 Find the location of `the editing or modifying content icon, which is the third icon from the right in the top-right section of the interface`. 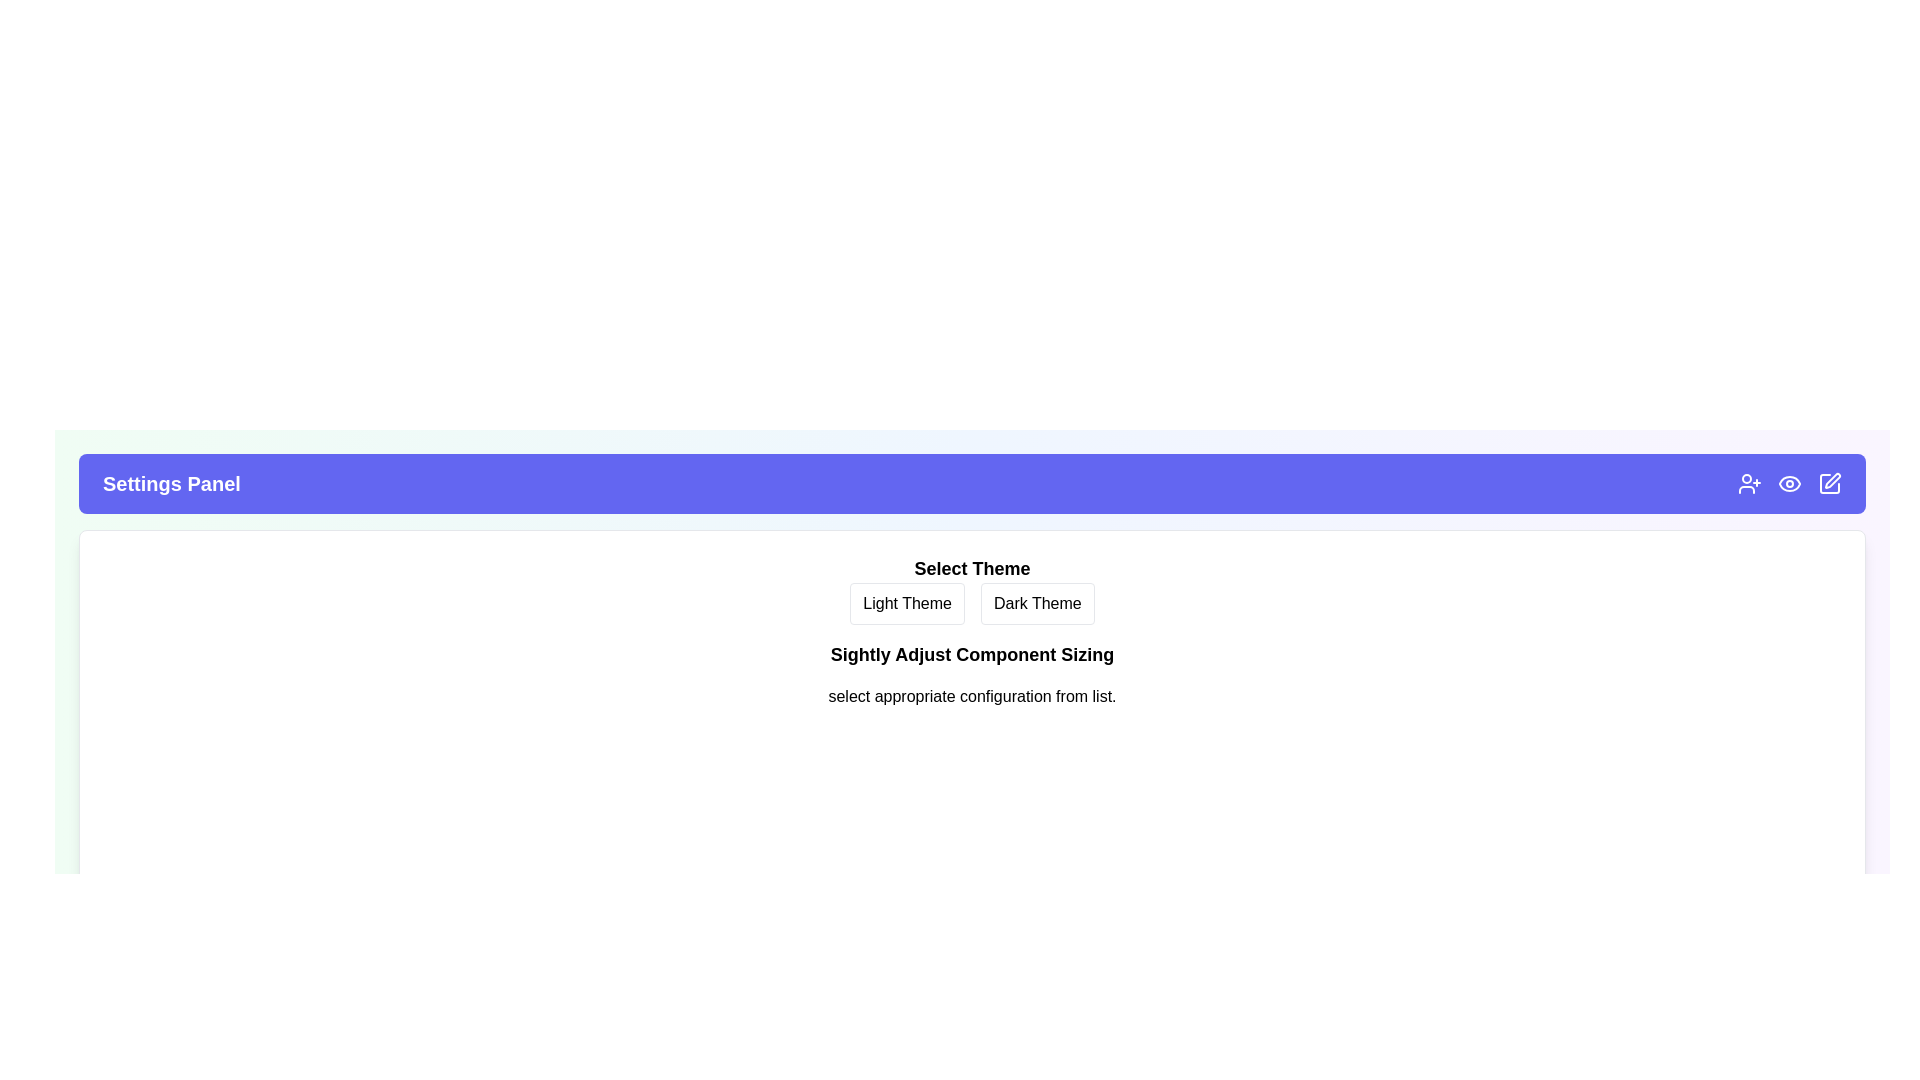

the editing or modifying content icon, which is the third icon from the right in the top-right section of the interface is located at coordinates (1829, 483).